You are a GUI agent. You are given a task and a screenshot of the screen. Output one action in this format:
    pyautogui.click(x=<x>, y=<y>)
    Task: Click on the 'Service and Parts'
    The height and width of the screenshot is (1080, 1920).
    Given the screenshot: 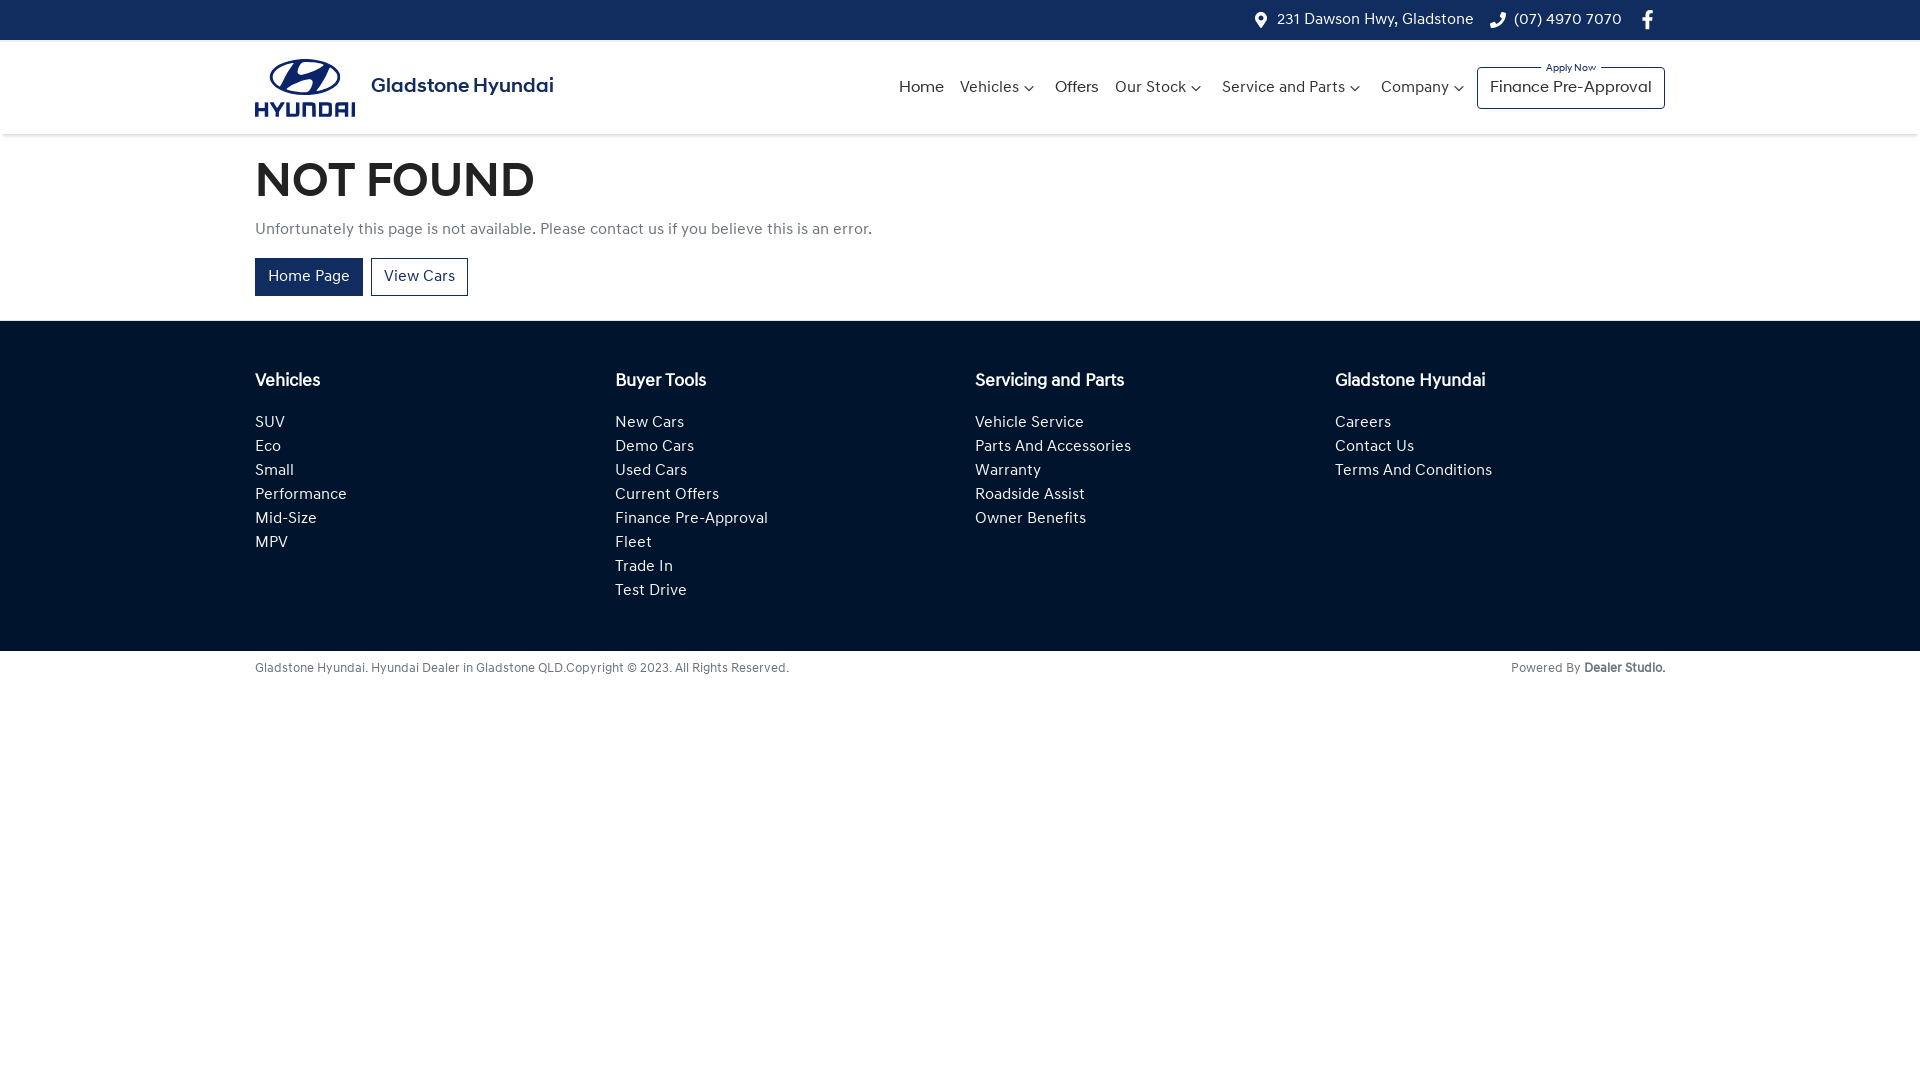 What is the action you would take?
    pyautogui.click(x=1293, y=87)
    